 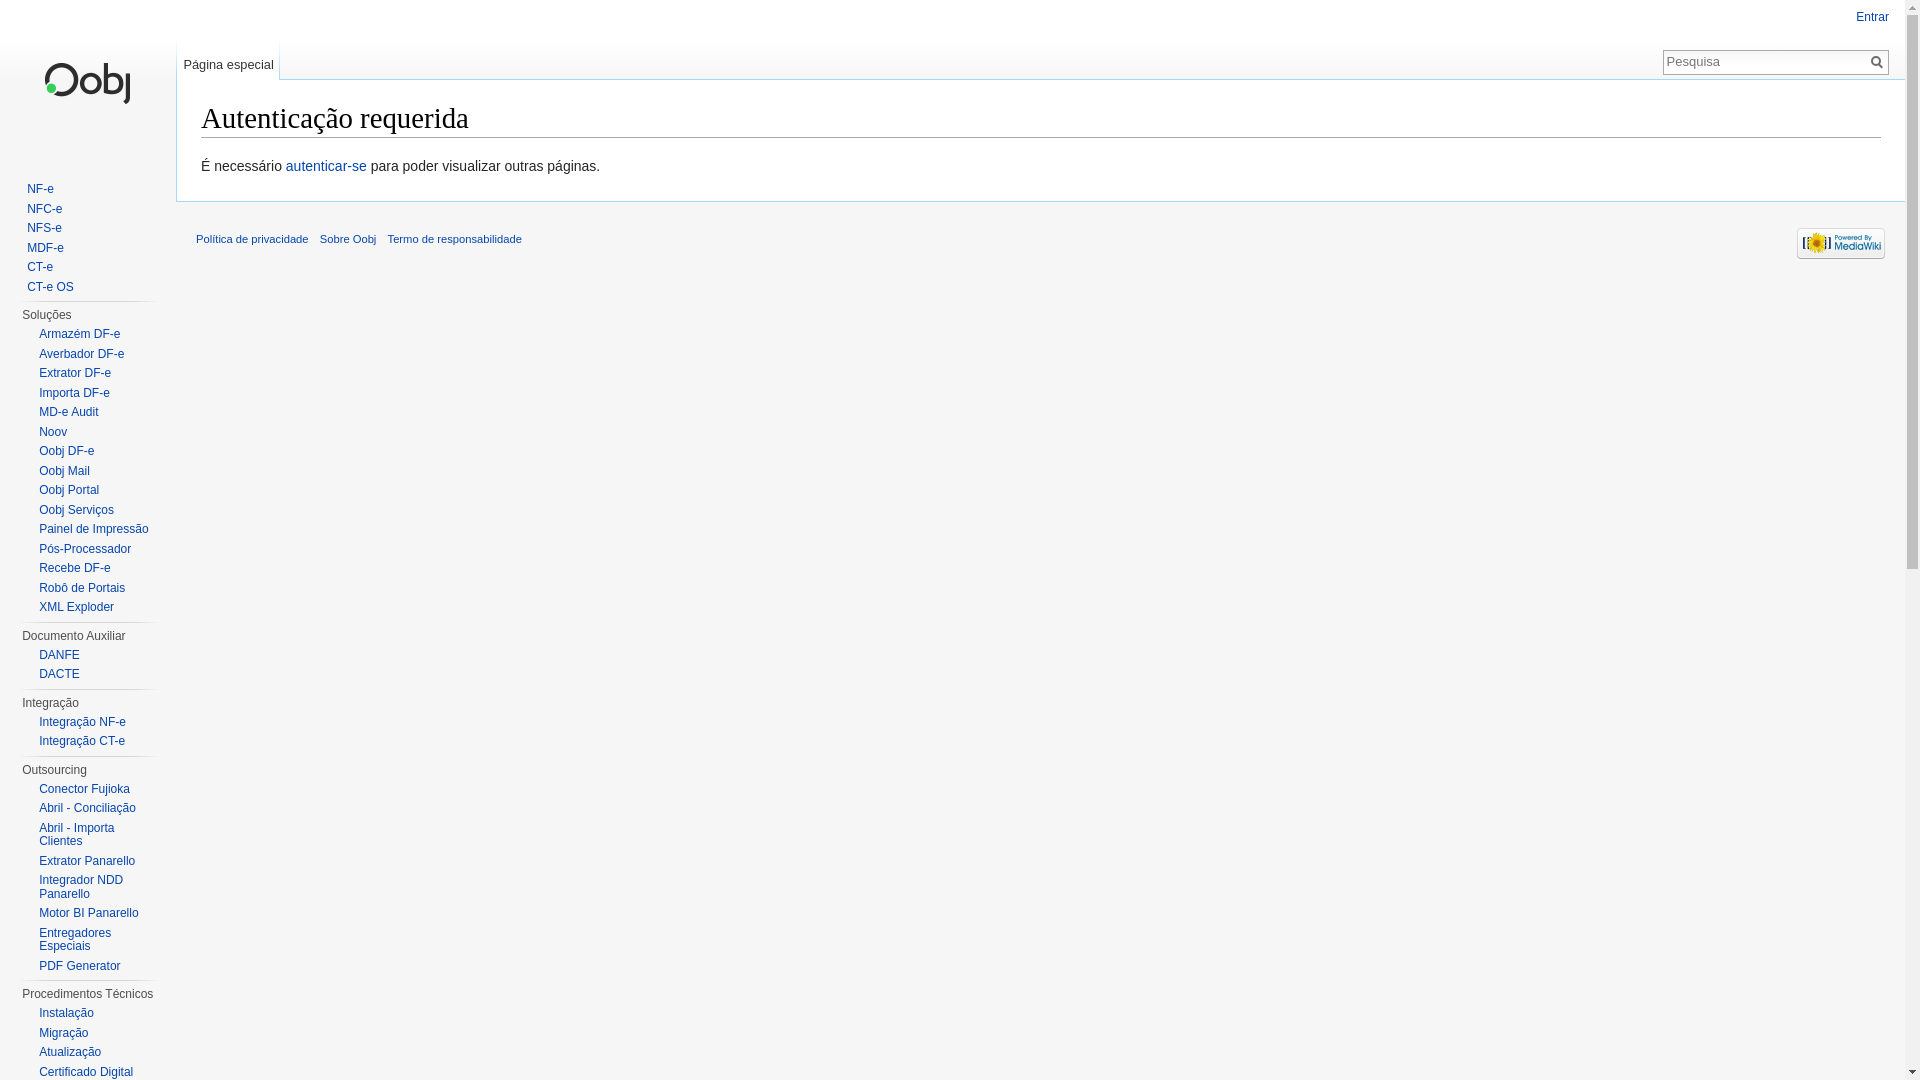 What do you see at coordinates (44, 226) in the screenshot?
I see `'NFS-e'` at bounding box center [44, 226].